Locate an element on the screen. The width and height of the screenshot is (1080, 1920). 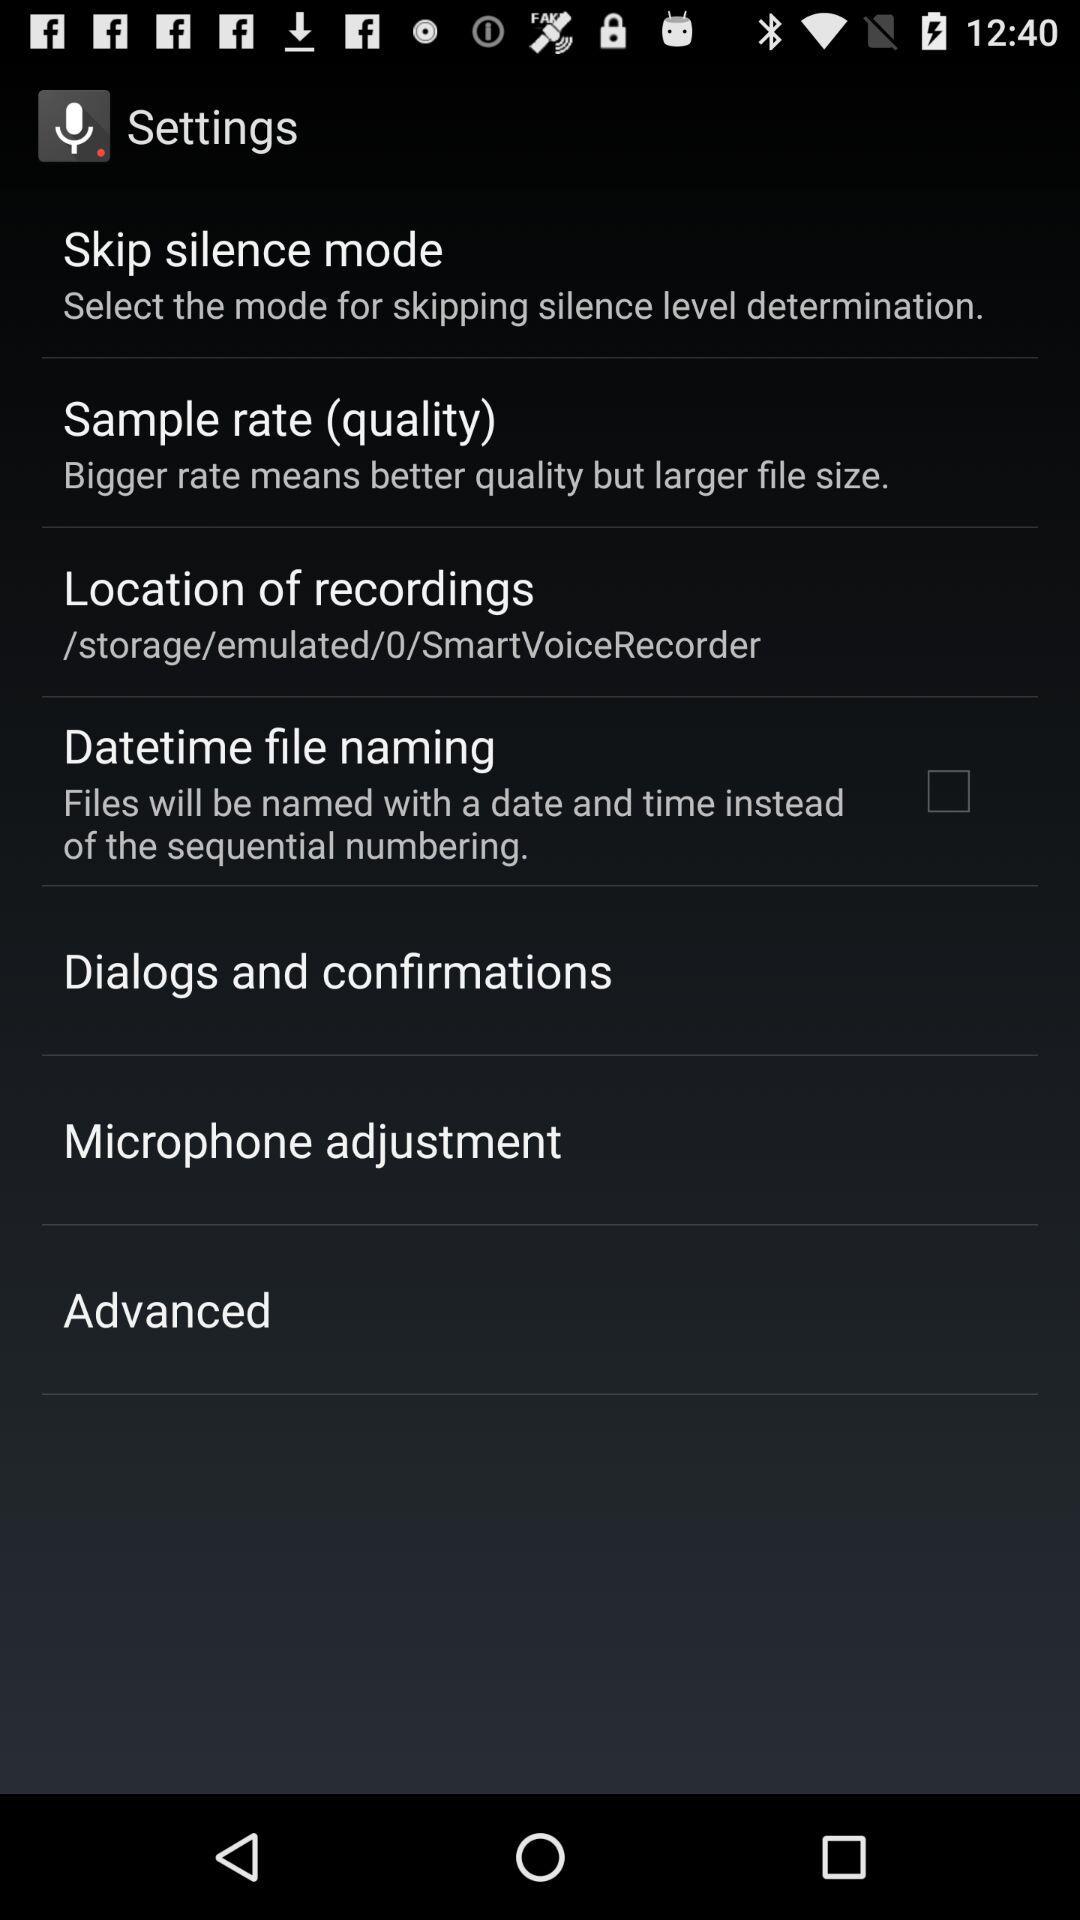
the icon next to the files will be item is located at coordinates (947, 790).